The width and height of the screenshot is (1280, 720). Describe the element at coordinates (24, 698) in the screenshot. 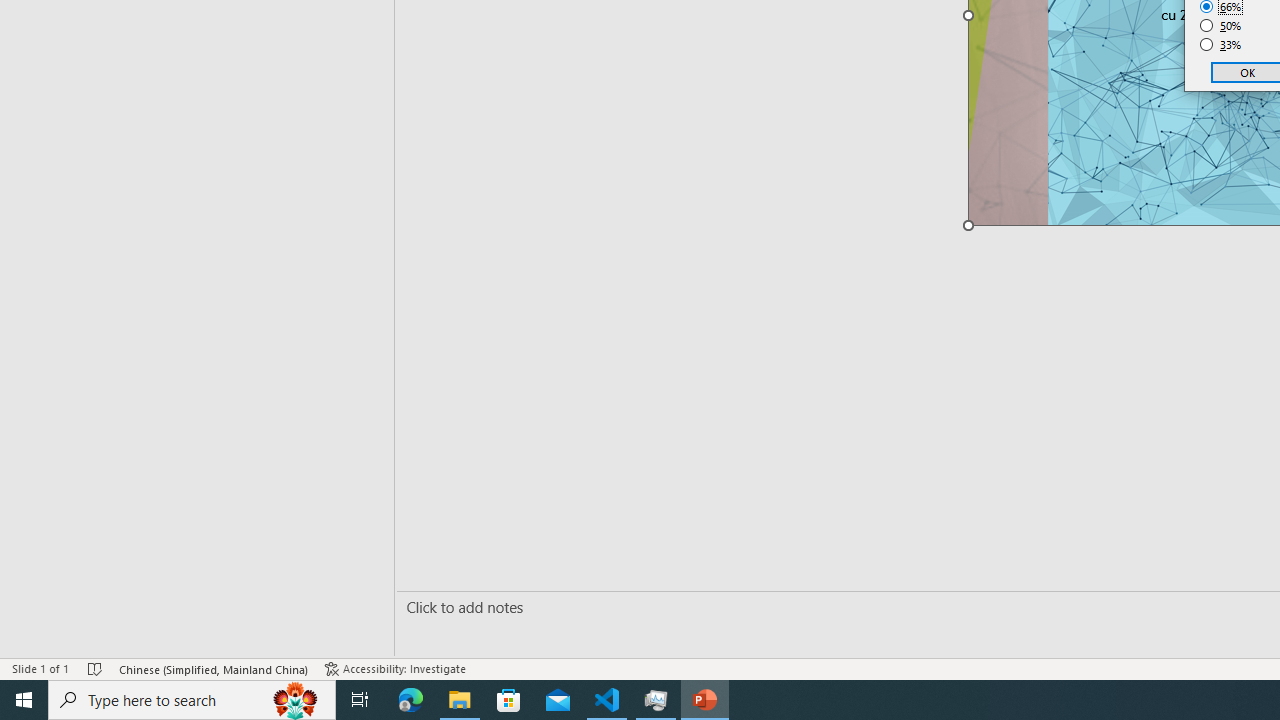

I see `'Start'` at that location.